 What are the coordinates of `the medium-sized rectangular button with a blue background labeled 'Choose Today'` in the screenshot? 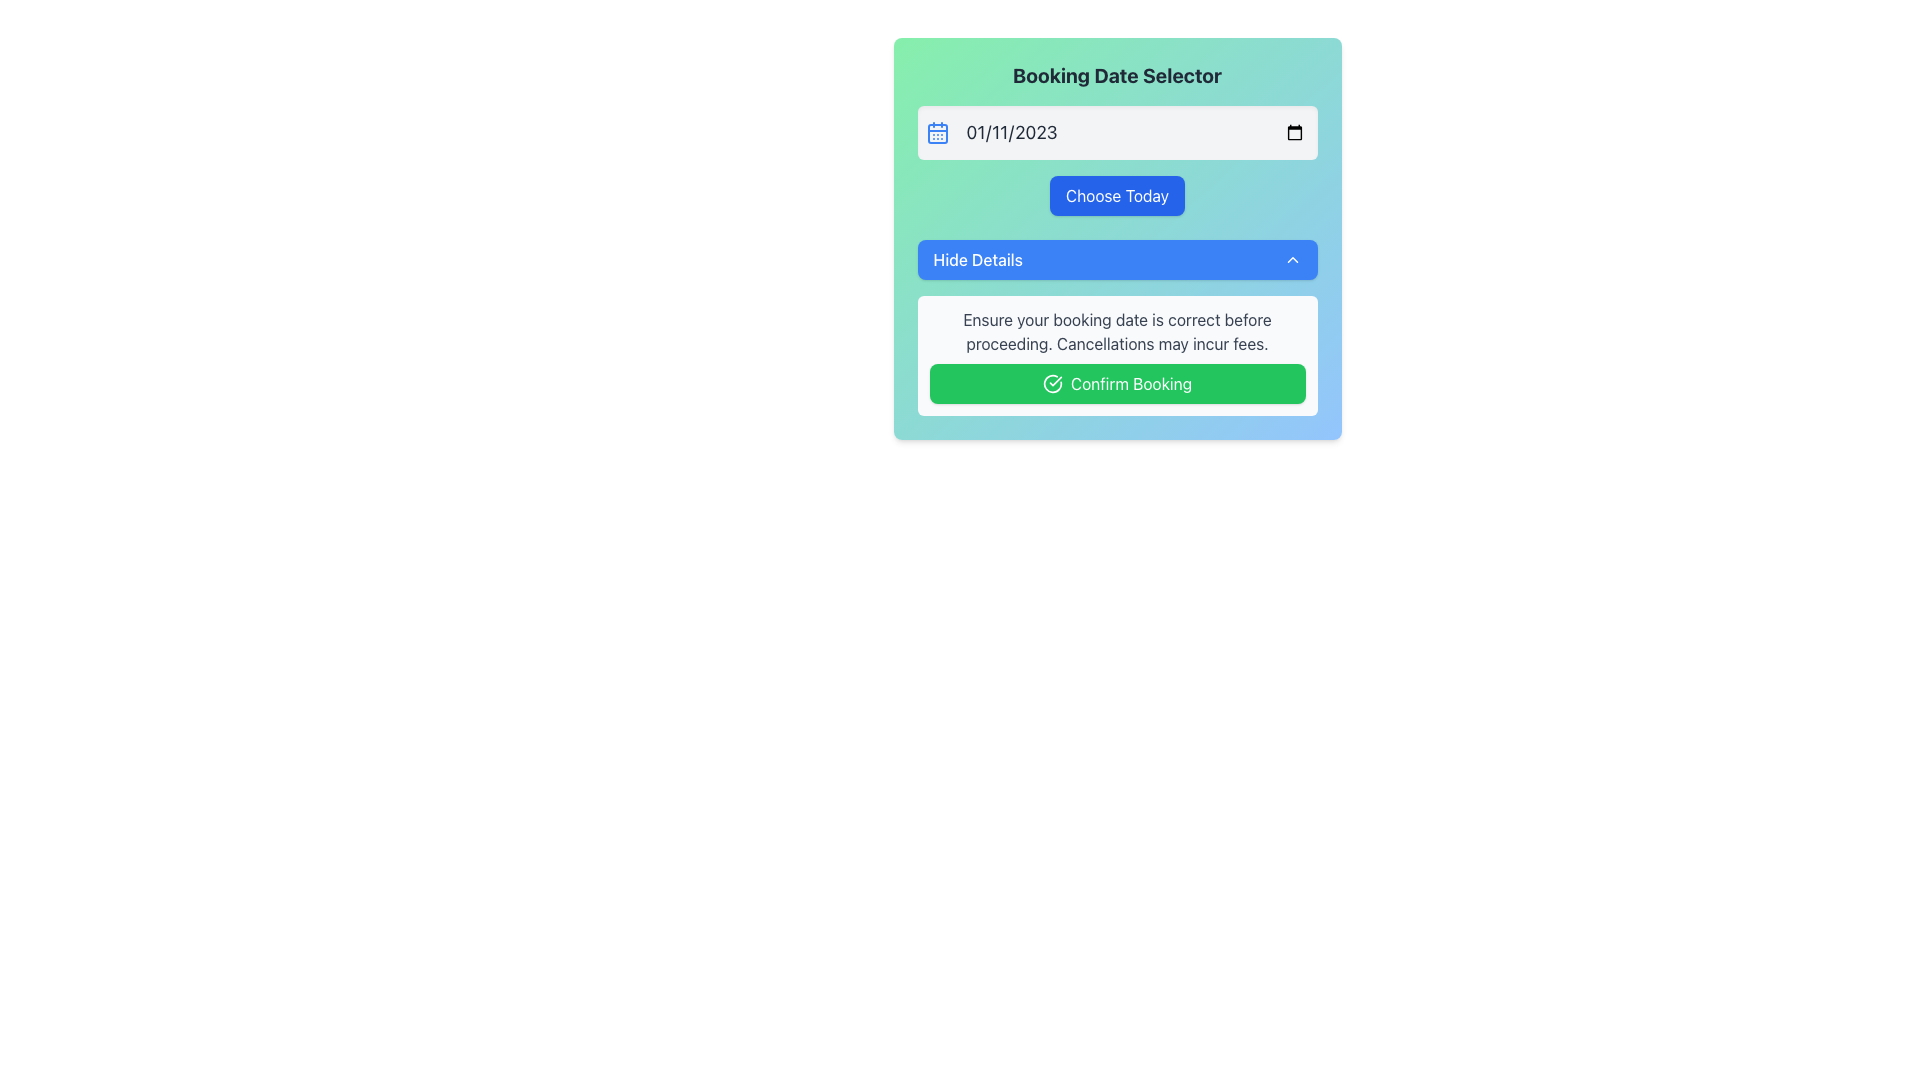 It's located at (1116, 196).